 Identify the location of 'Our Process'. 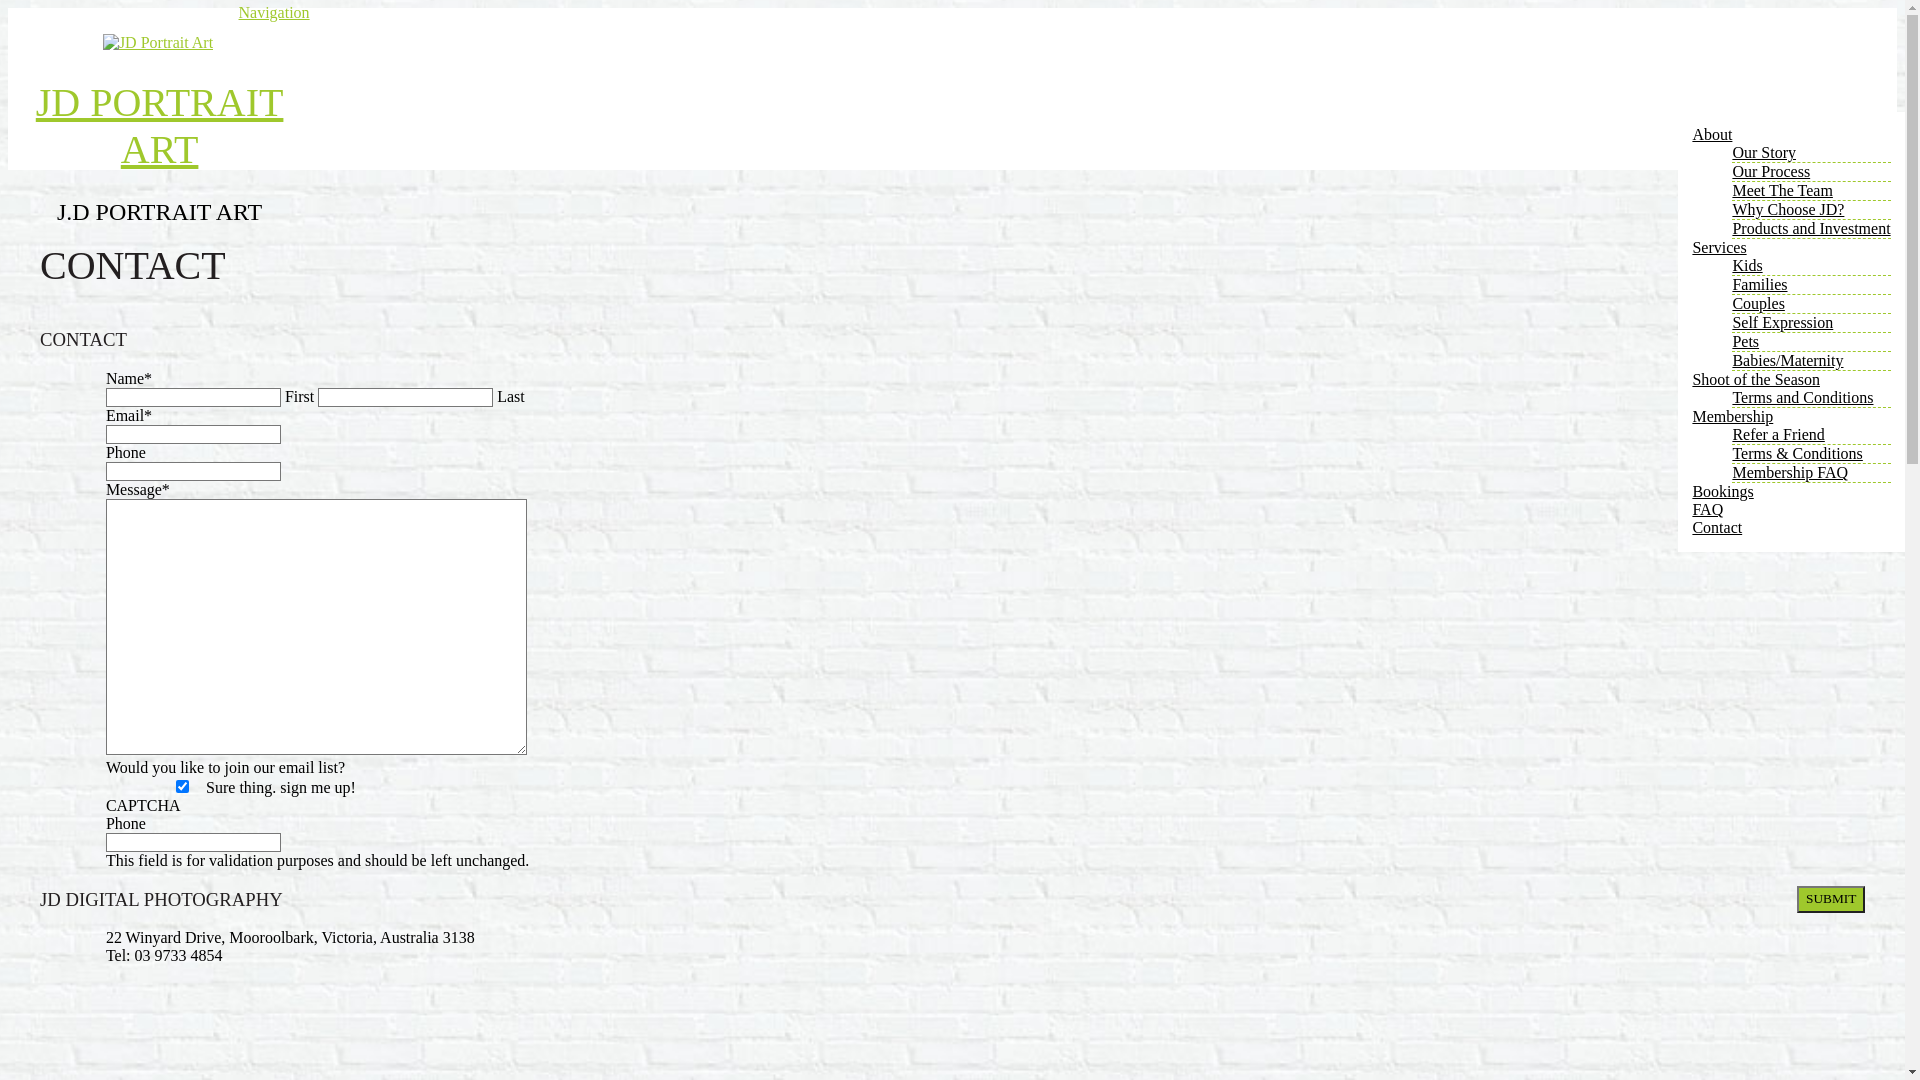
(1771, 170).